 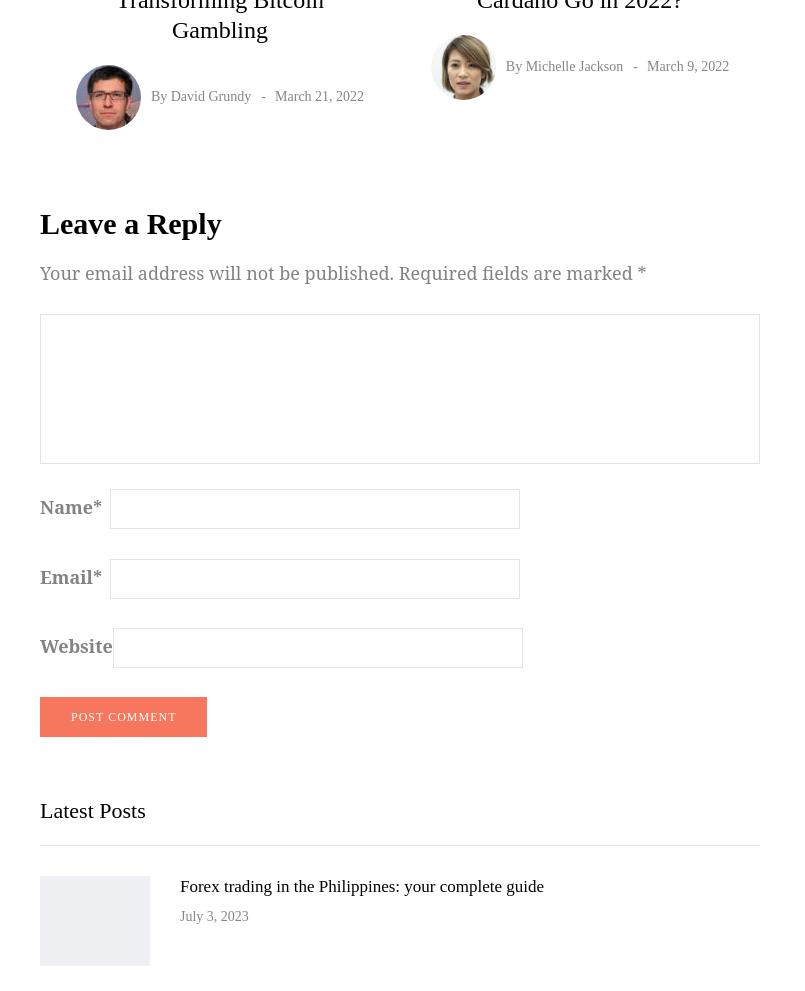 I want to click on 'Michelle Jackson', so click(x=572, y=66).